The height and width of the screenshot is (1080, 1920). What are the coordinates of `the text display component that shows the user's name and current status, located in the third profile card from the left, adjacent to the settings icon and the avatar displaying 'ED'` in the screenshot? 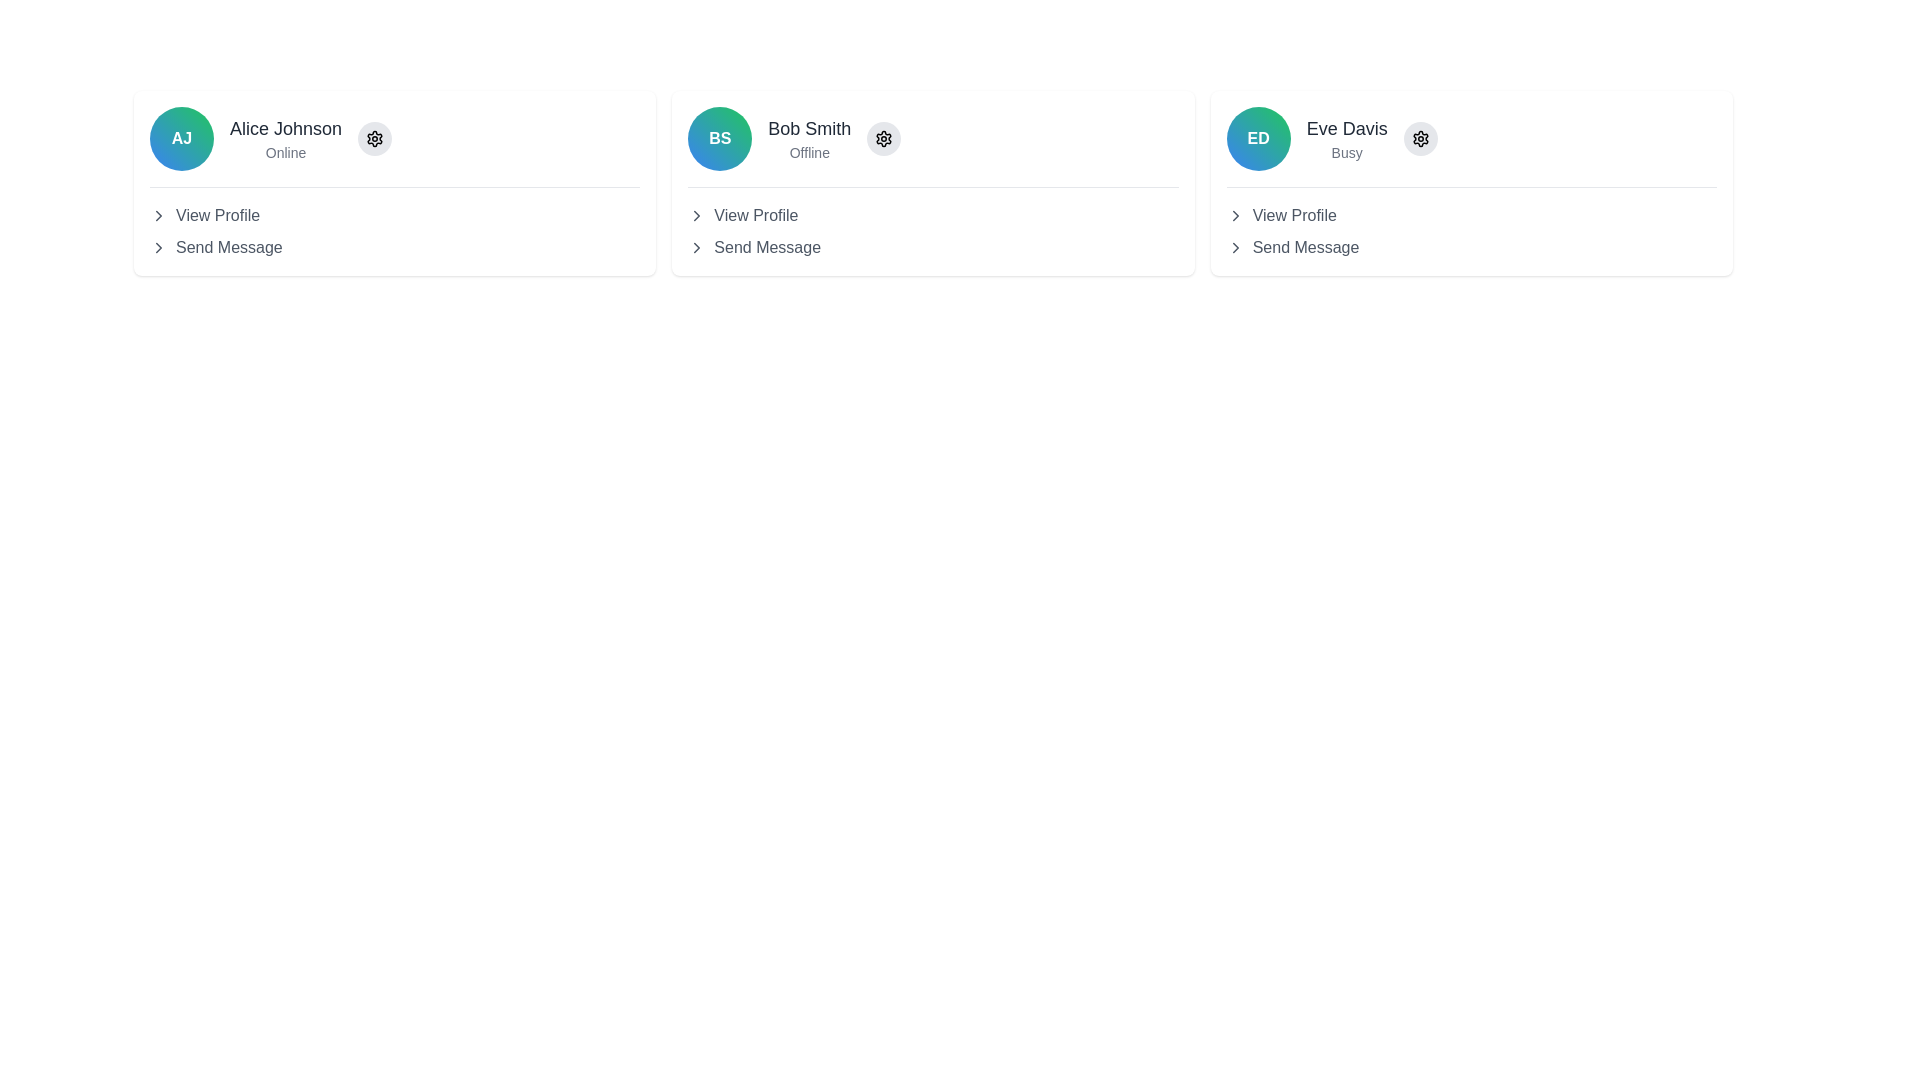 It's located at (1347, 137).